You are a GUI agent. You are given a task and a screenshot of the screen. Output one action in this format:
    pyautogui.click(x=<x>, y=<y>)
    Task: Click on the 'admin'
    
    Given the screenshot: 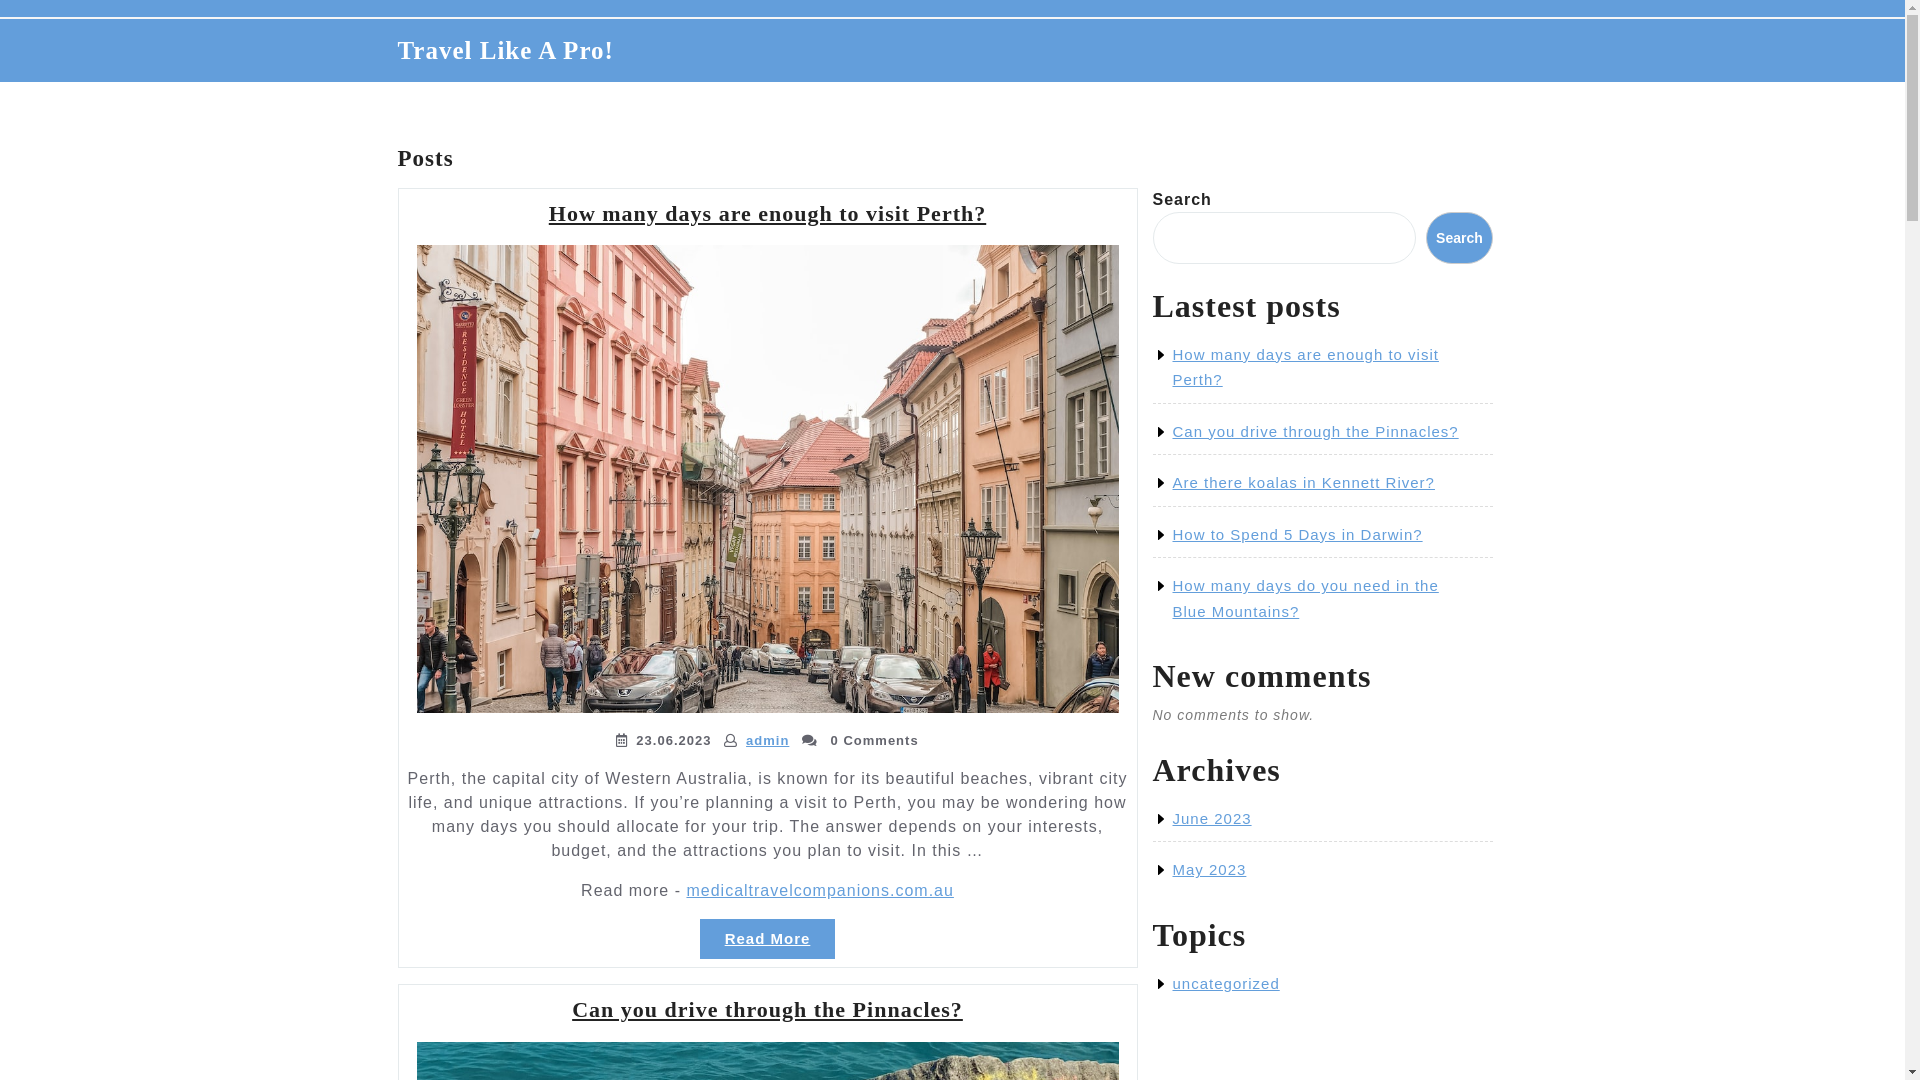 What is the action you would take?
    pyautogui.click(x=766, y=740)
    